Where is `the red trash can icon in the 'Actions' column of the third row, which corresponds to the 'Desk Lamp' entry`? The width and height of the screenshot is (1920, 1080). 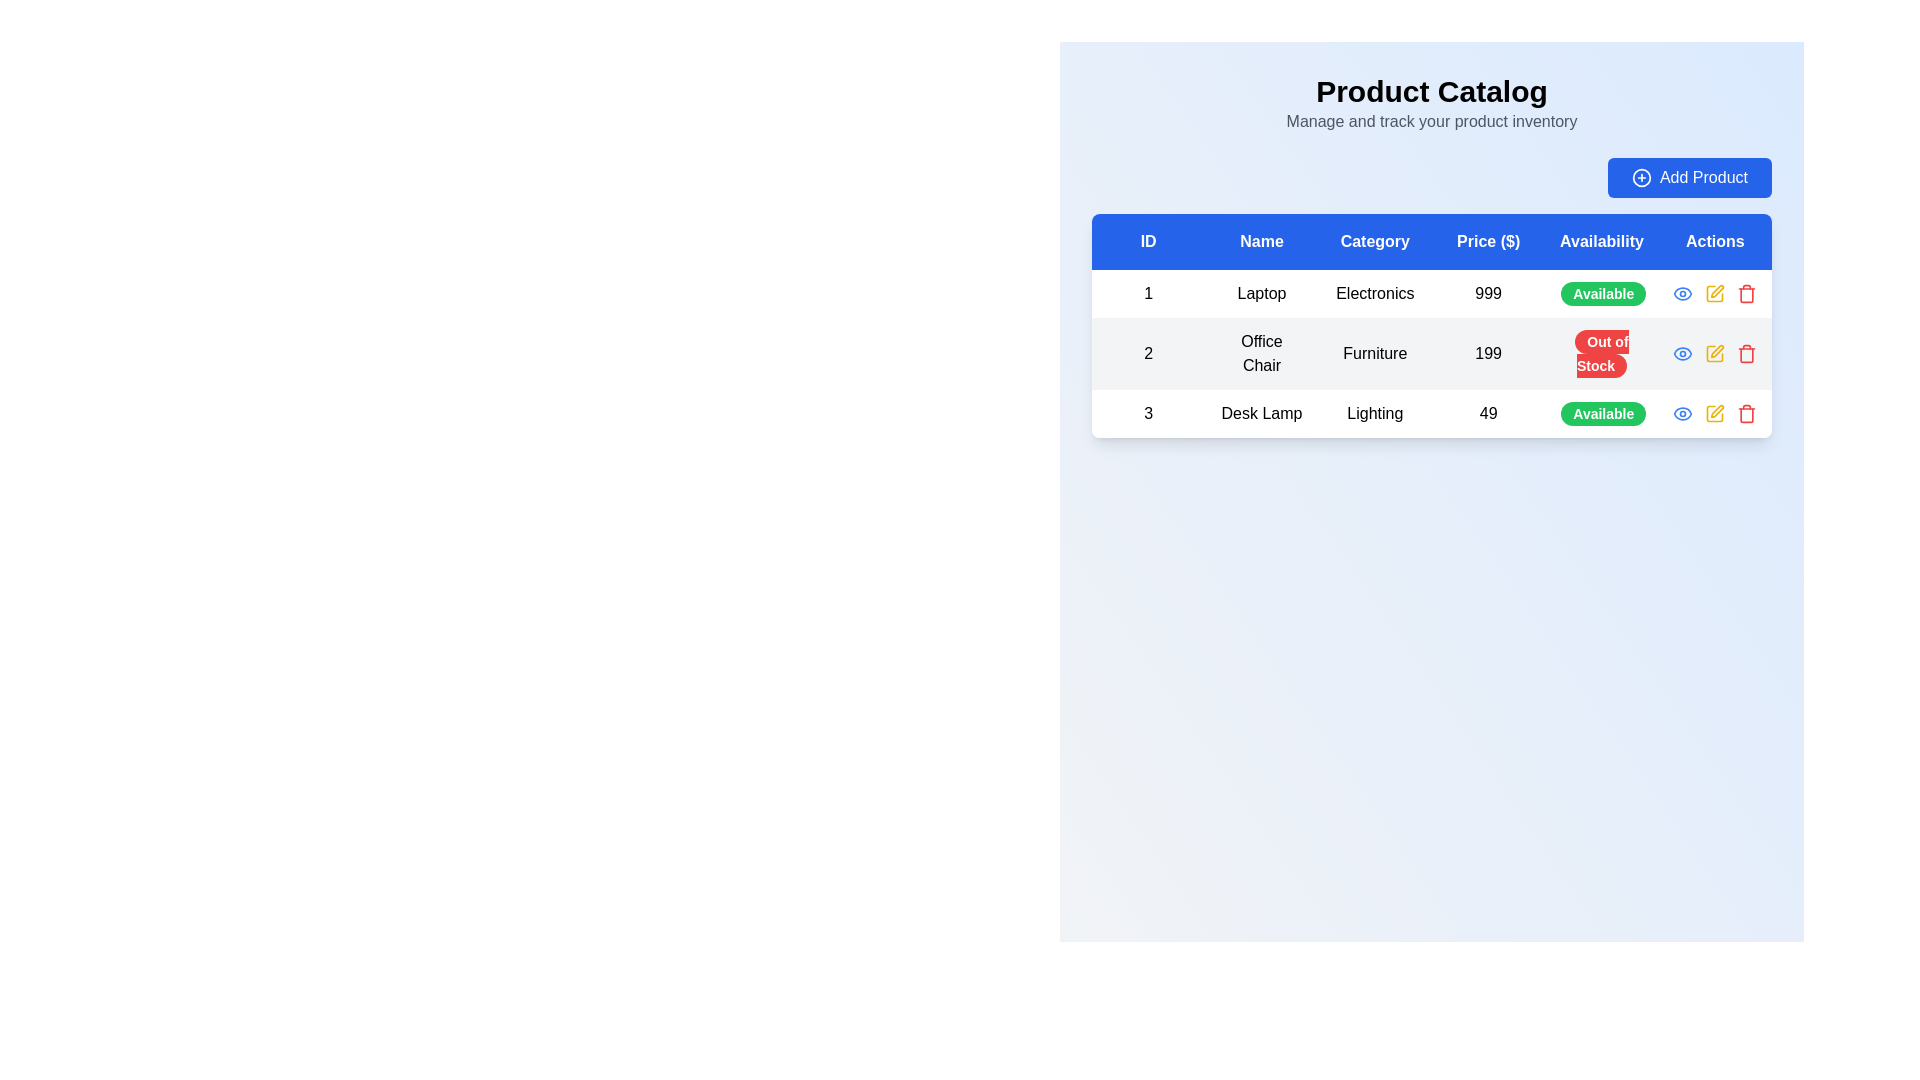
the red trash can icon in the 'Actions' column of the third row, which corresponds to the 'Desk Lamp' entry is located at coordinates (1746, 293).